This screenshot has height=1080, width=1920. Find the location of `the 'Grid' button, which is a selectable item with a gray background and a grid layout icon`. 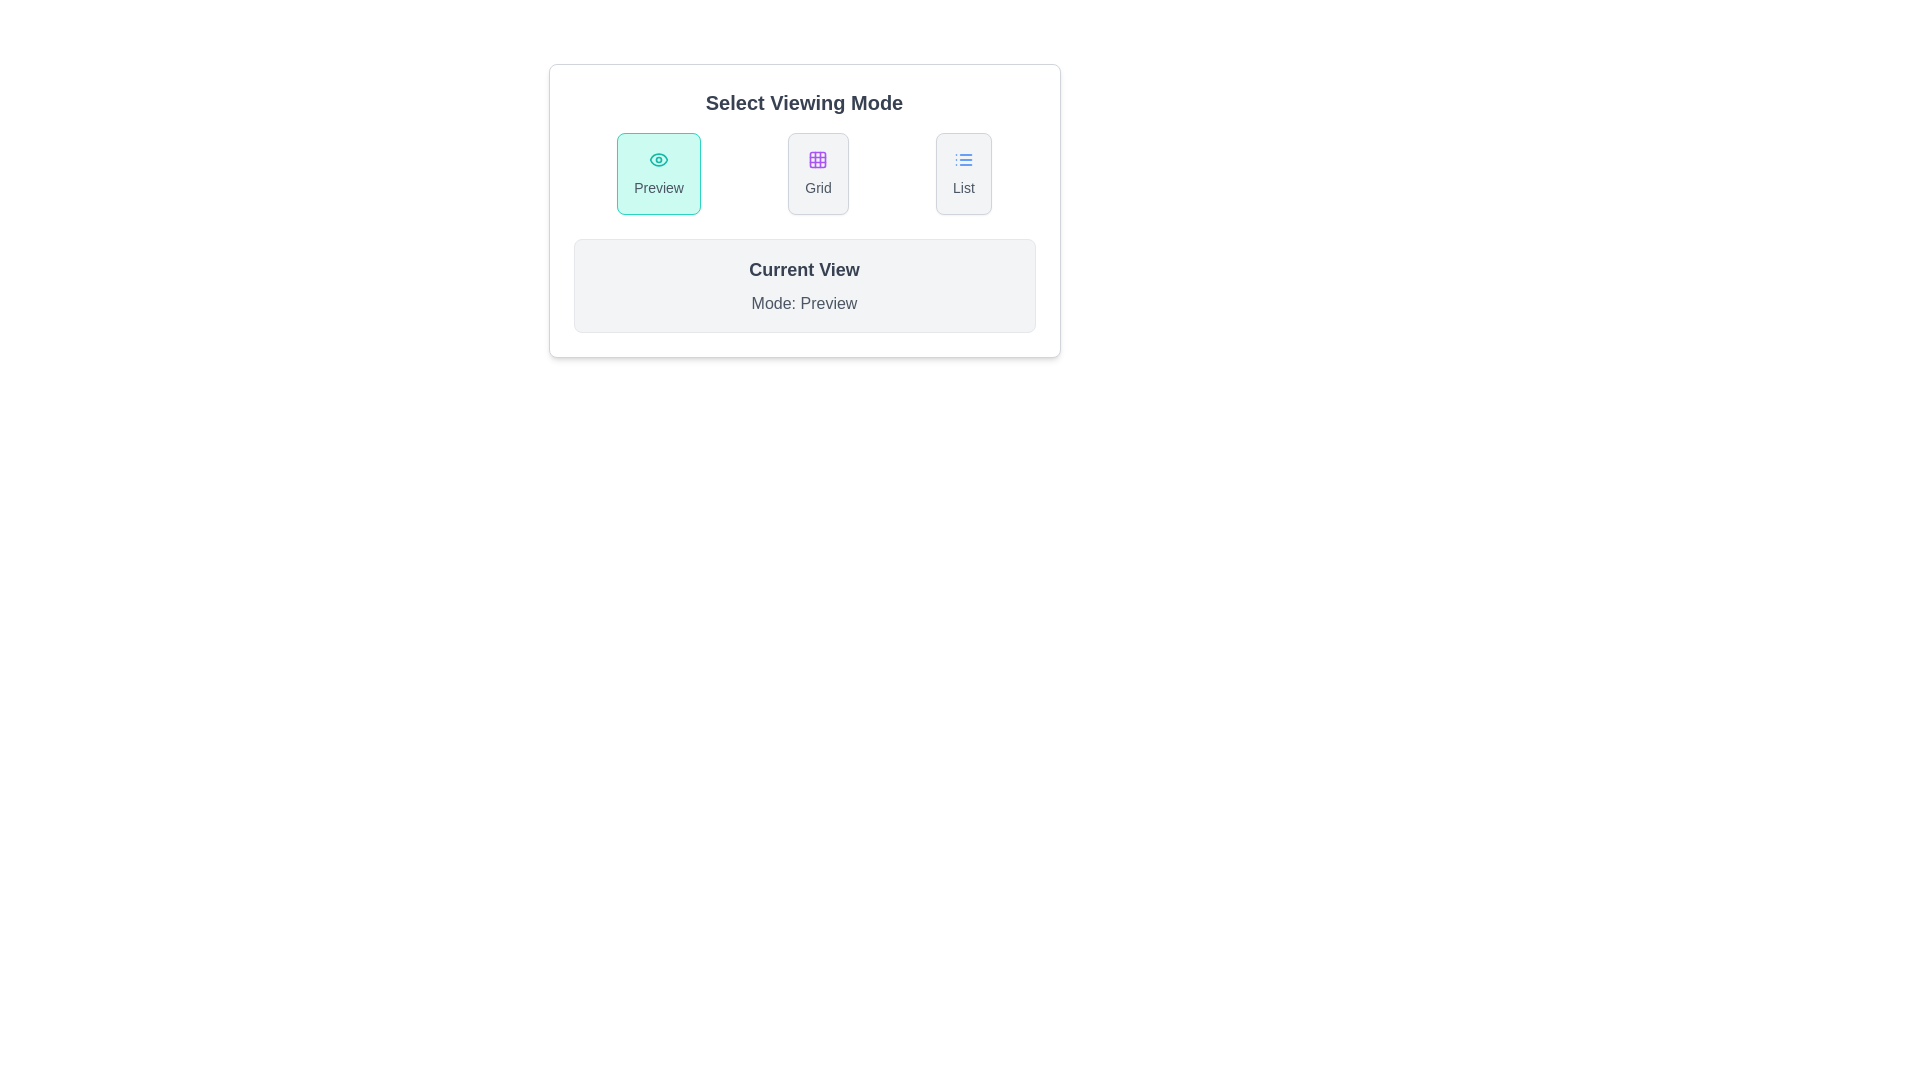

the 'Grid' button, which is a selectable item with a gray background and a grid layout icon is located at coordinates (818, 172).